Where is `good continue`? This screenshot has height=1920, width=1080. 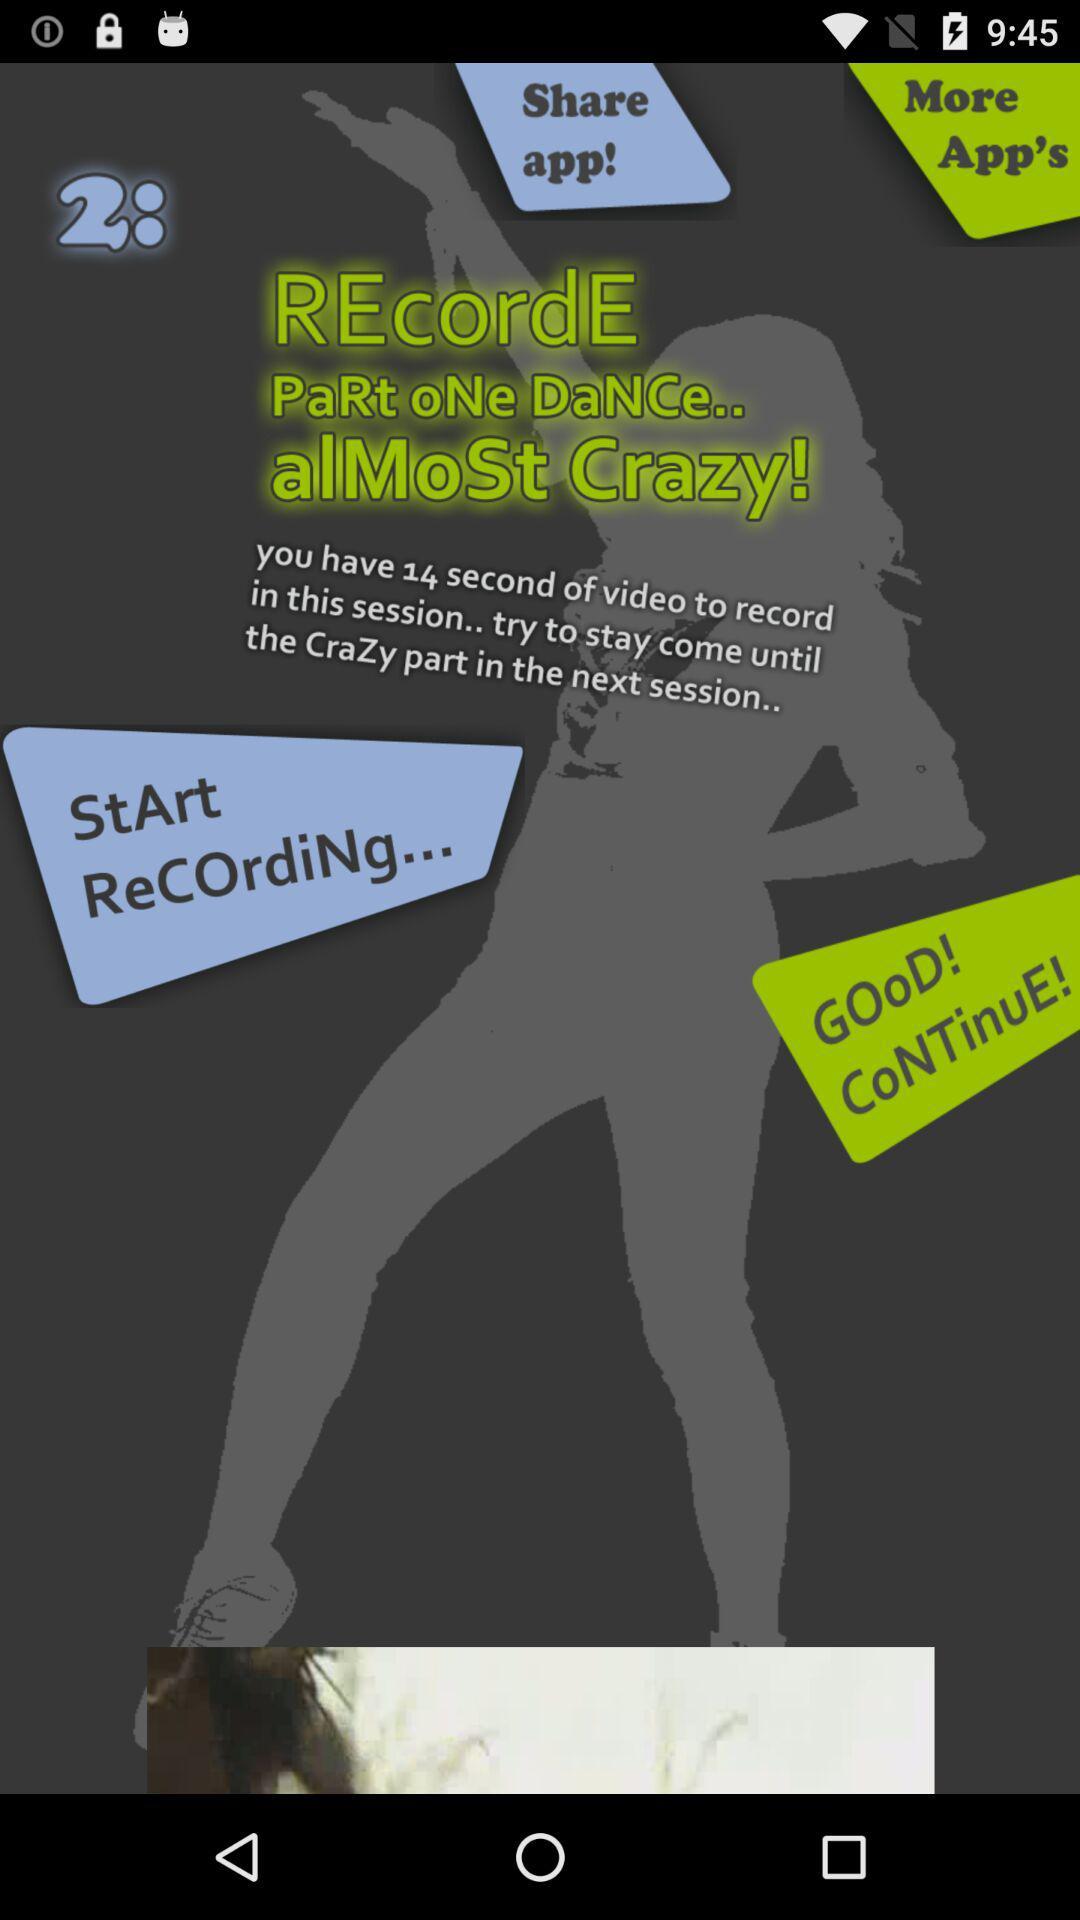 good continue is located at coordinates (915, 1018).